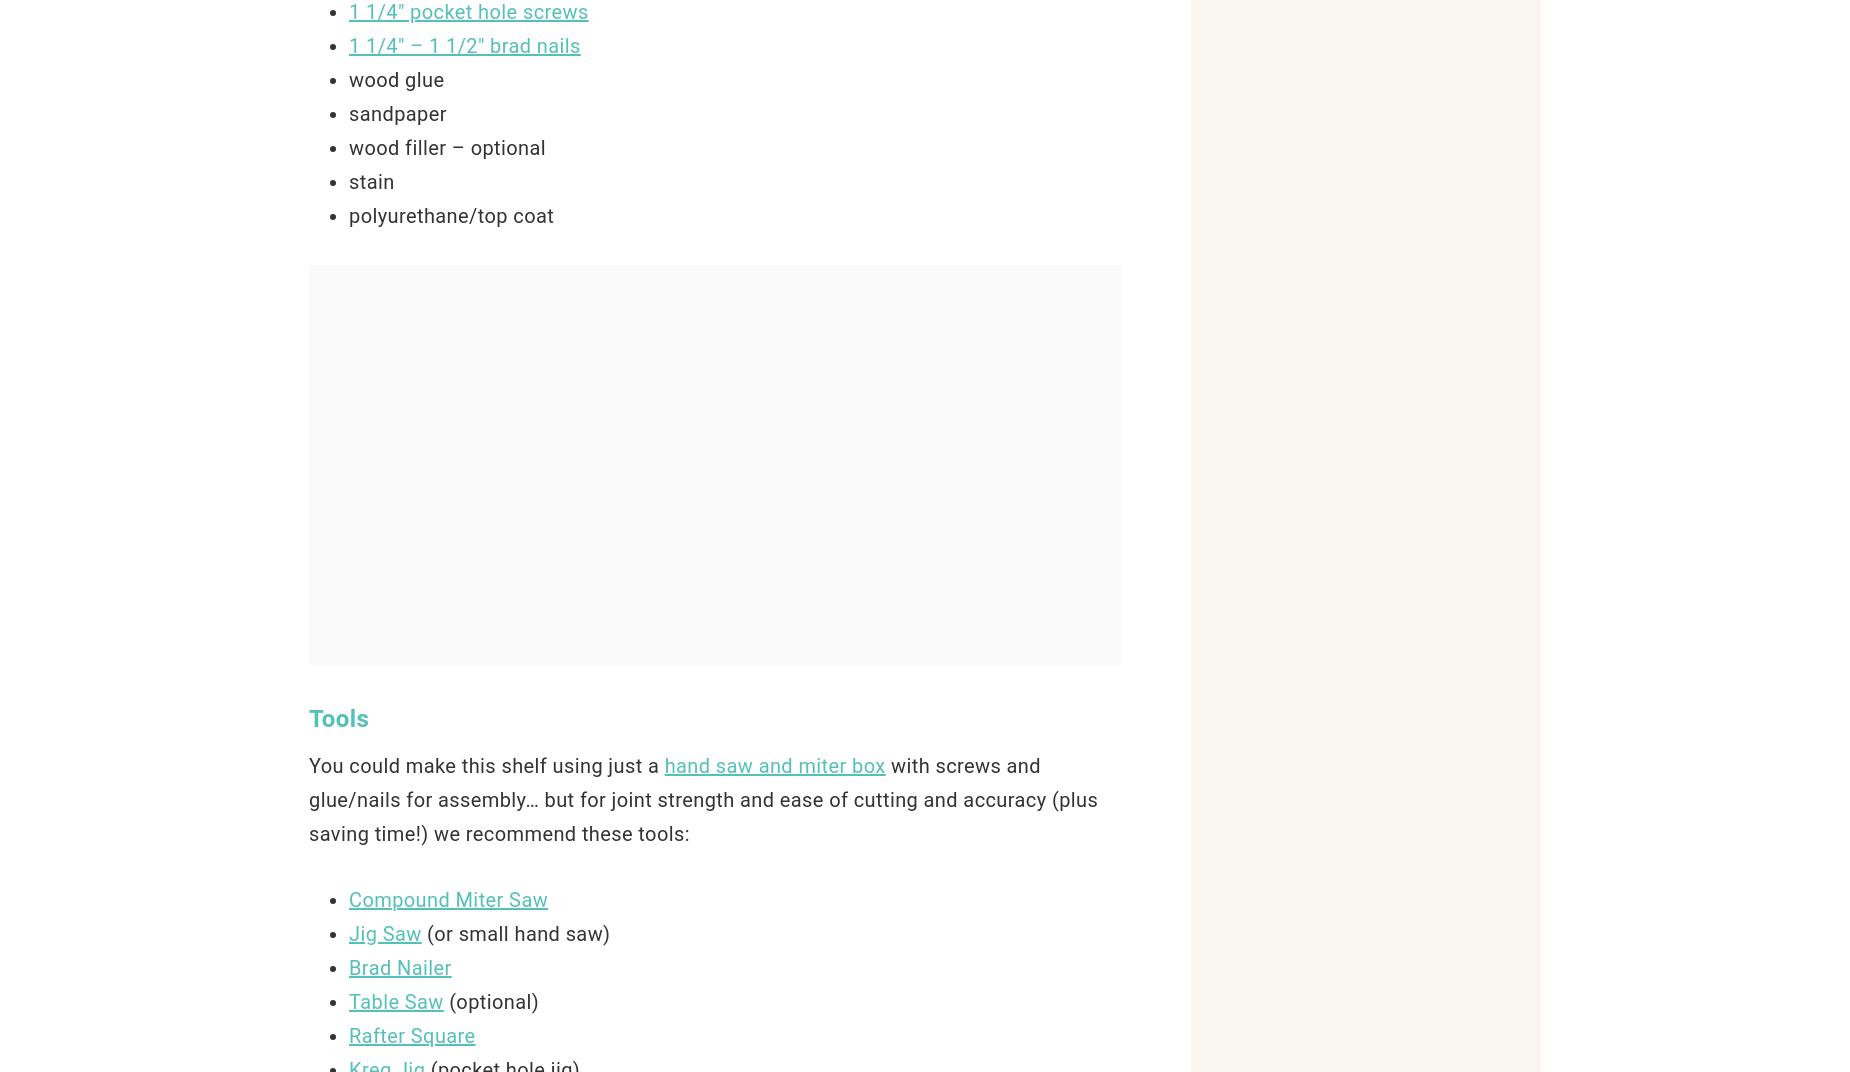  I want to click on '(optional)', so click(490, 1000).